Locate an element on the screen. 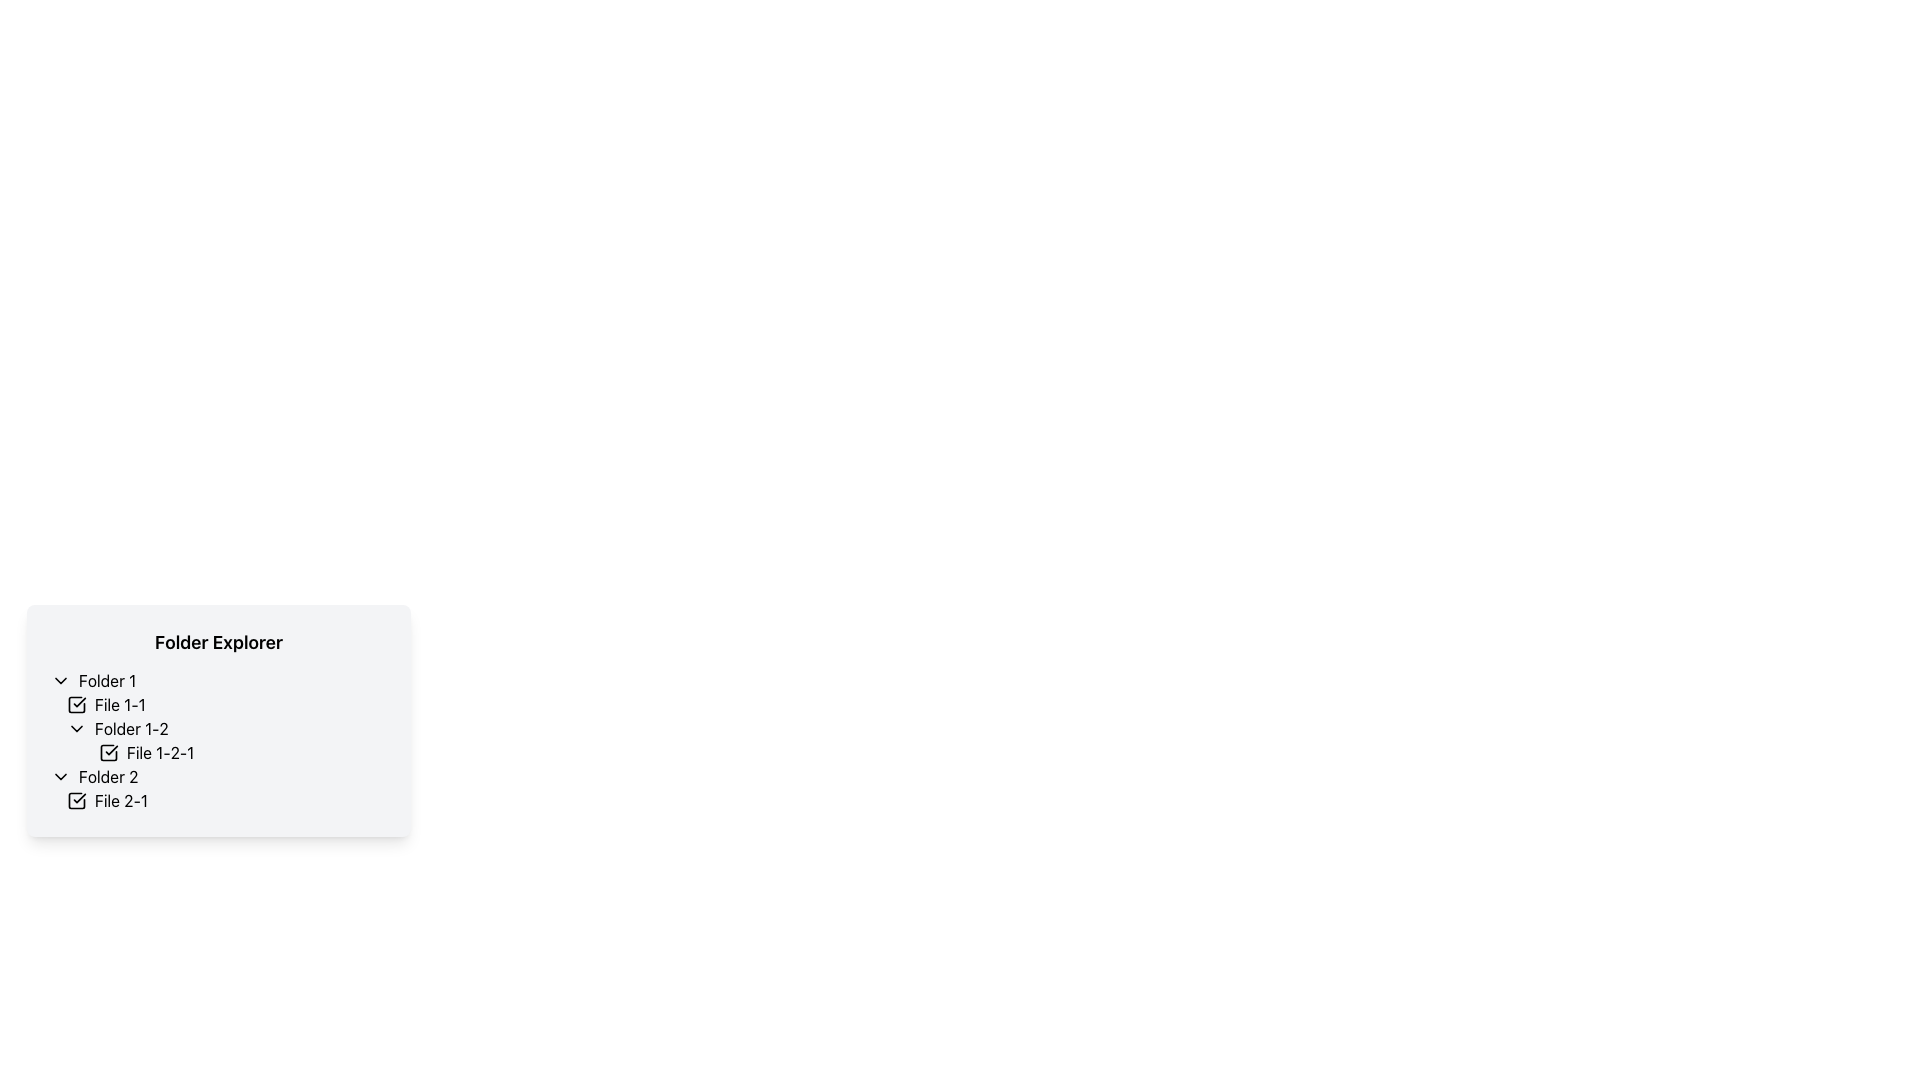  the downward-pointing chevron icon button, which is located to the left of the text 'Folder 1-2.' is located at coordinates (76, 729).